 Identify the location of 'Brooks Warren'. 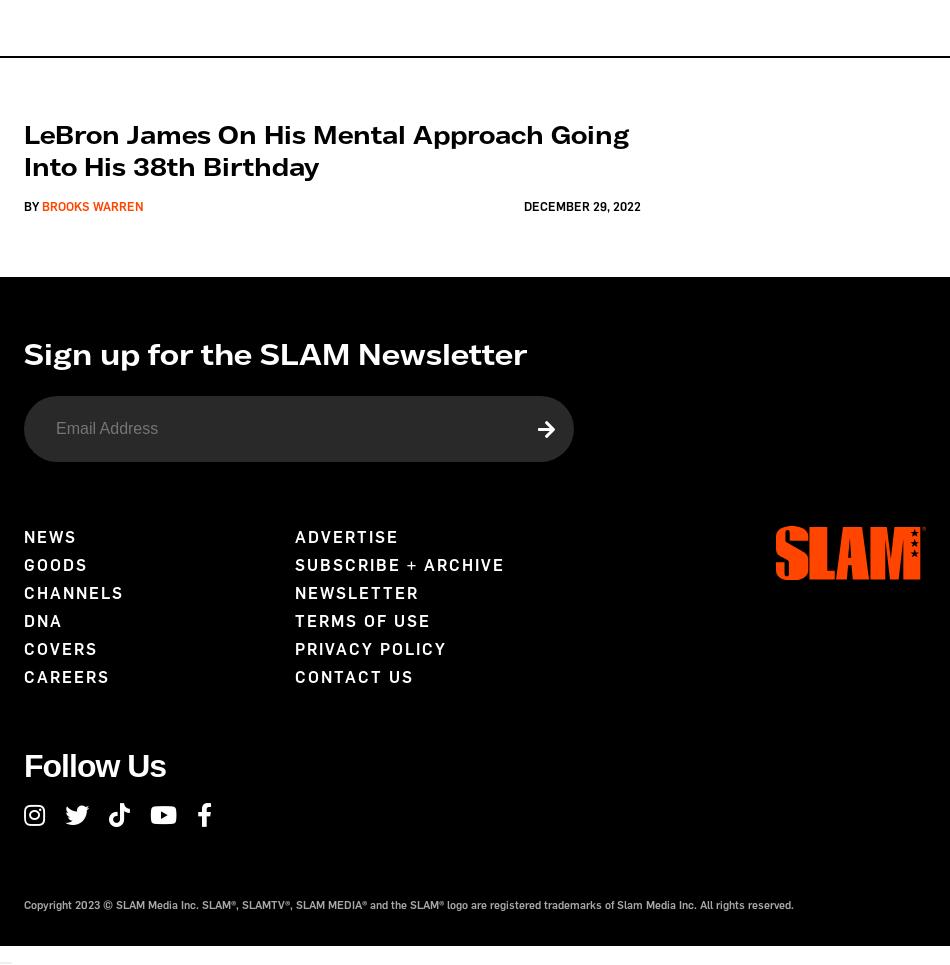
(93, 206).